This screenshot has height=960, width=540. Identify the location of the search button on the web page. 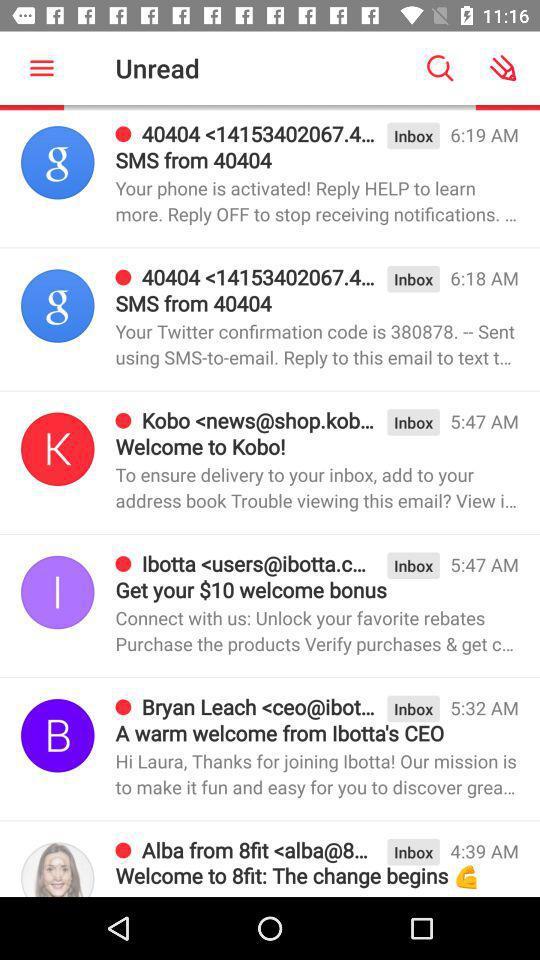
(440, 68).